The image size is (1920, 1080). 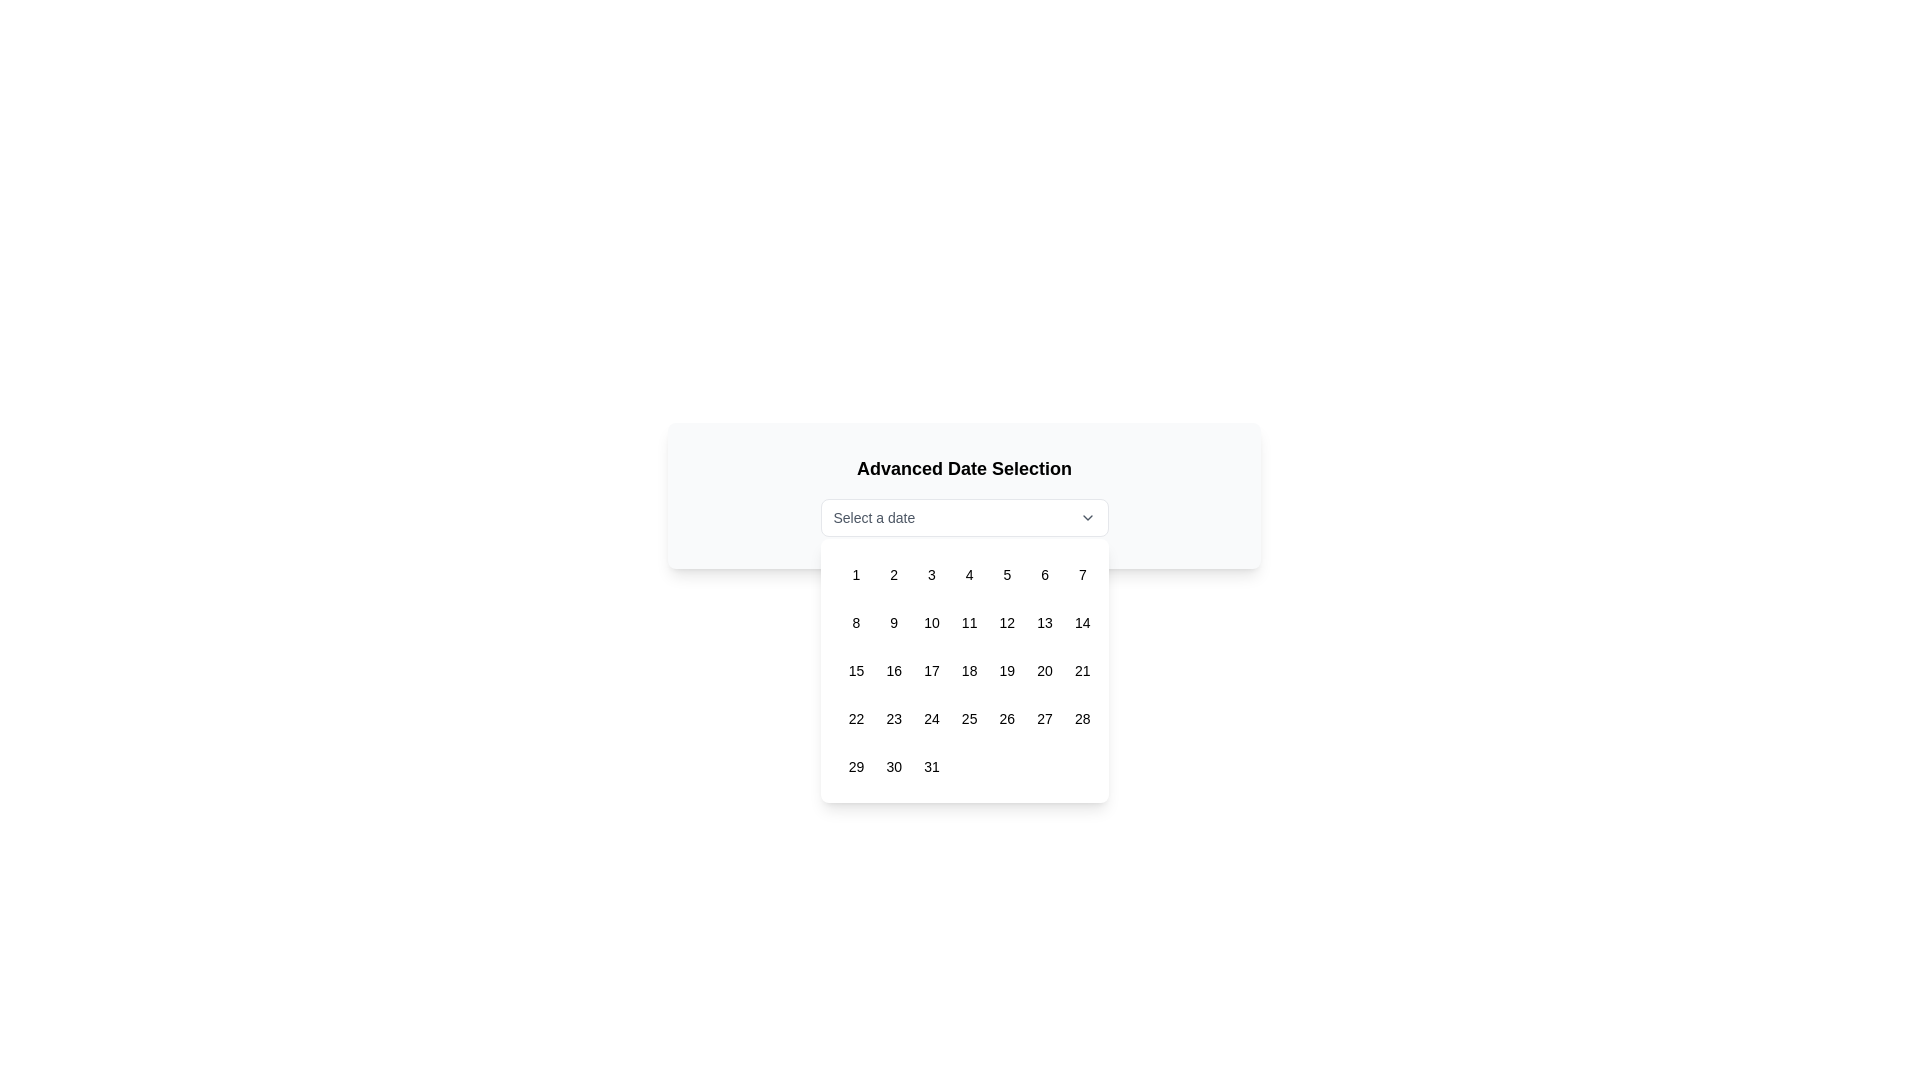 What do you see at coordinates (1081, 574) in the screenshot?
I see `the circular button labeled '7' located in the first row, seventh column of the calendar grid under the 'Advanced Date Selection' panel` at bounding box center [1081, 574].